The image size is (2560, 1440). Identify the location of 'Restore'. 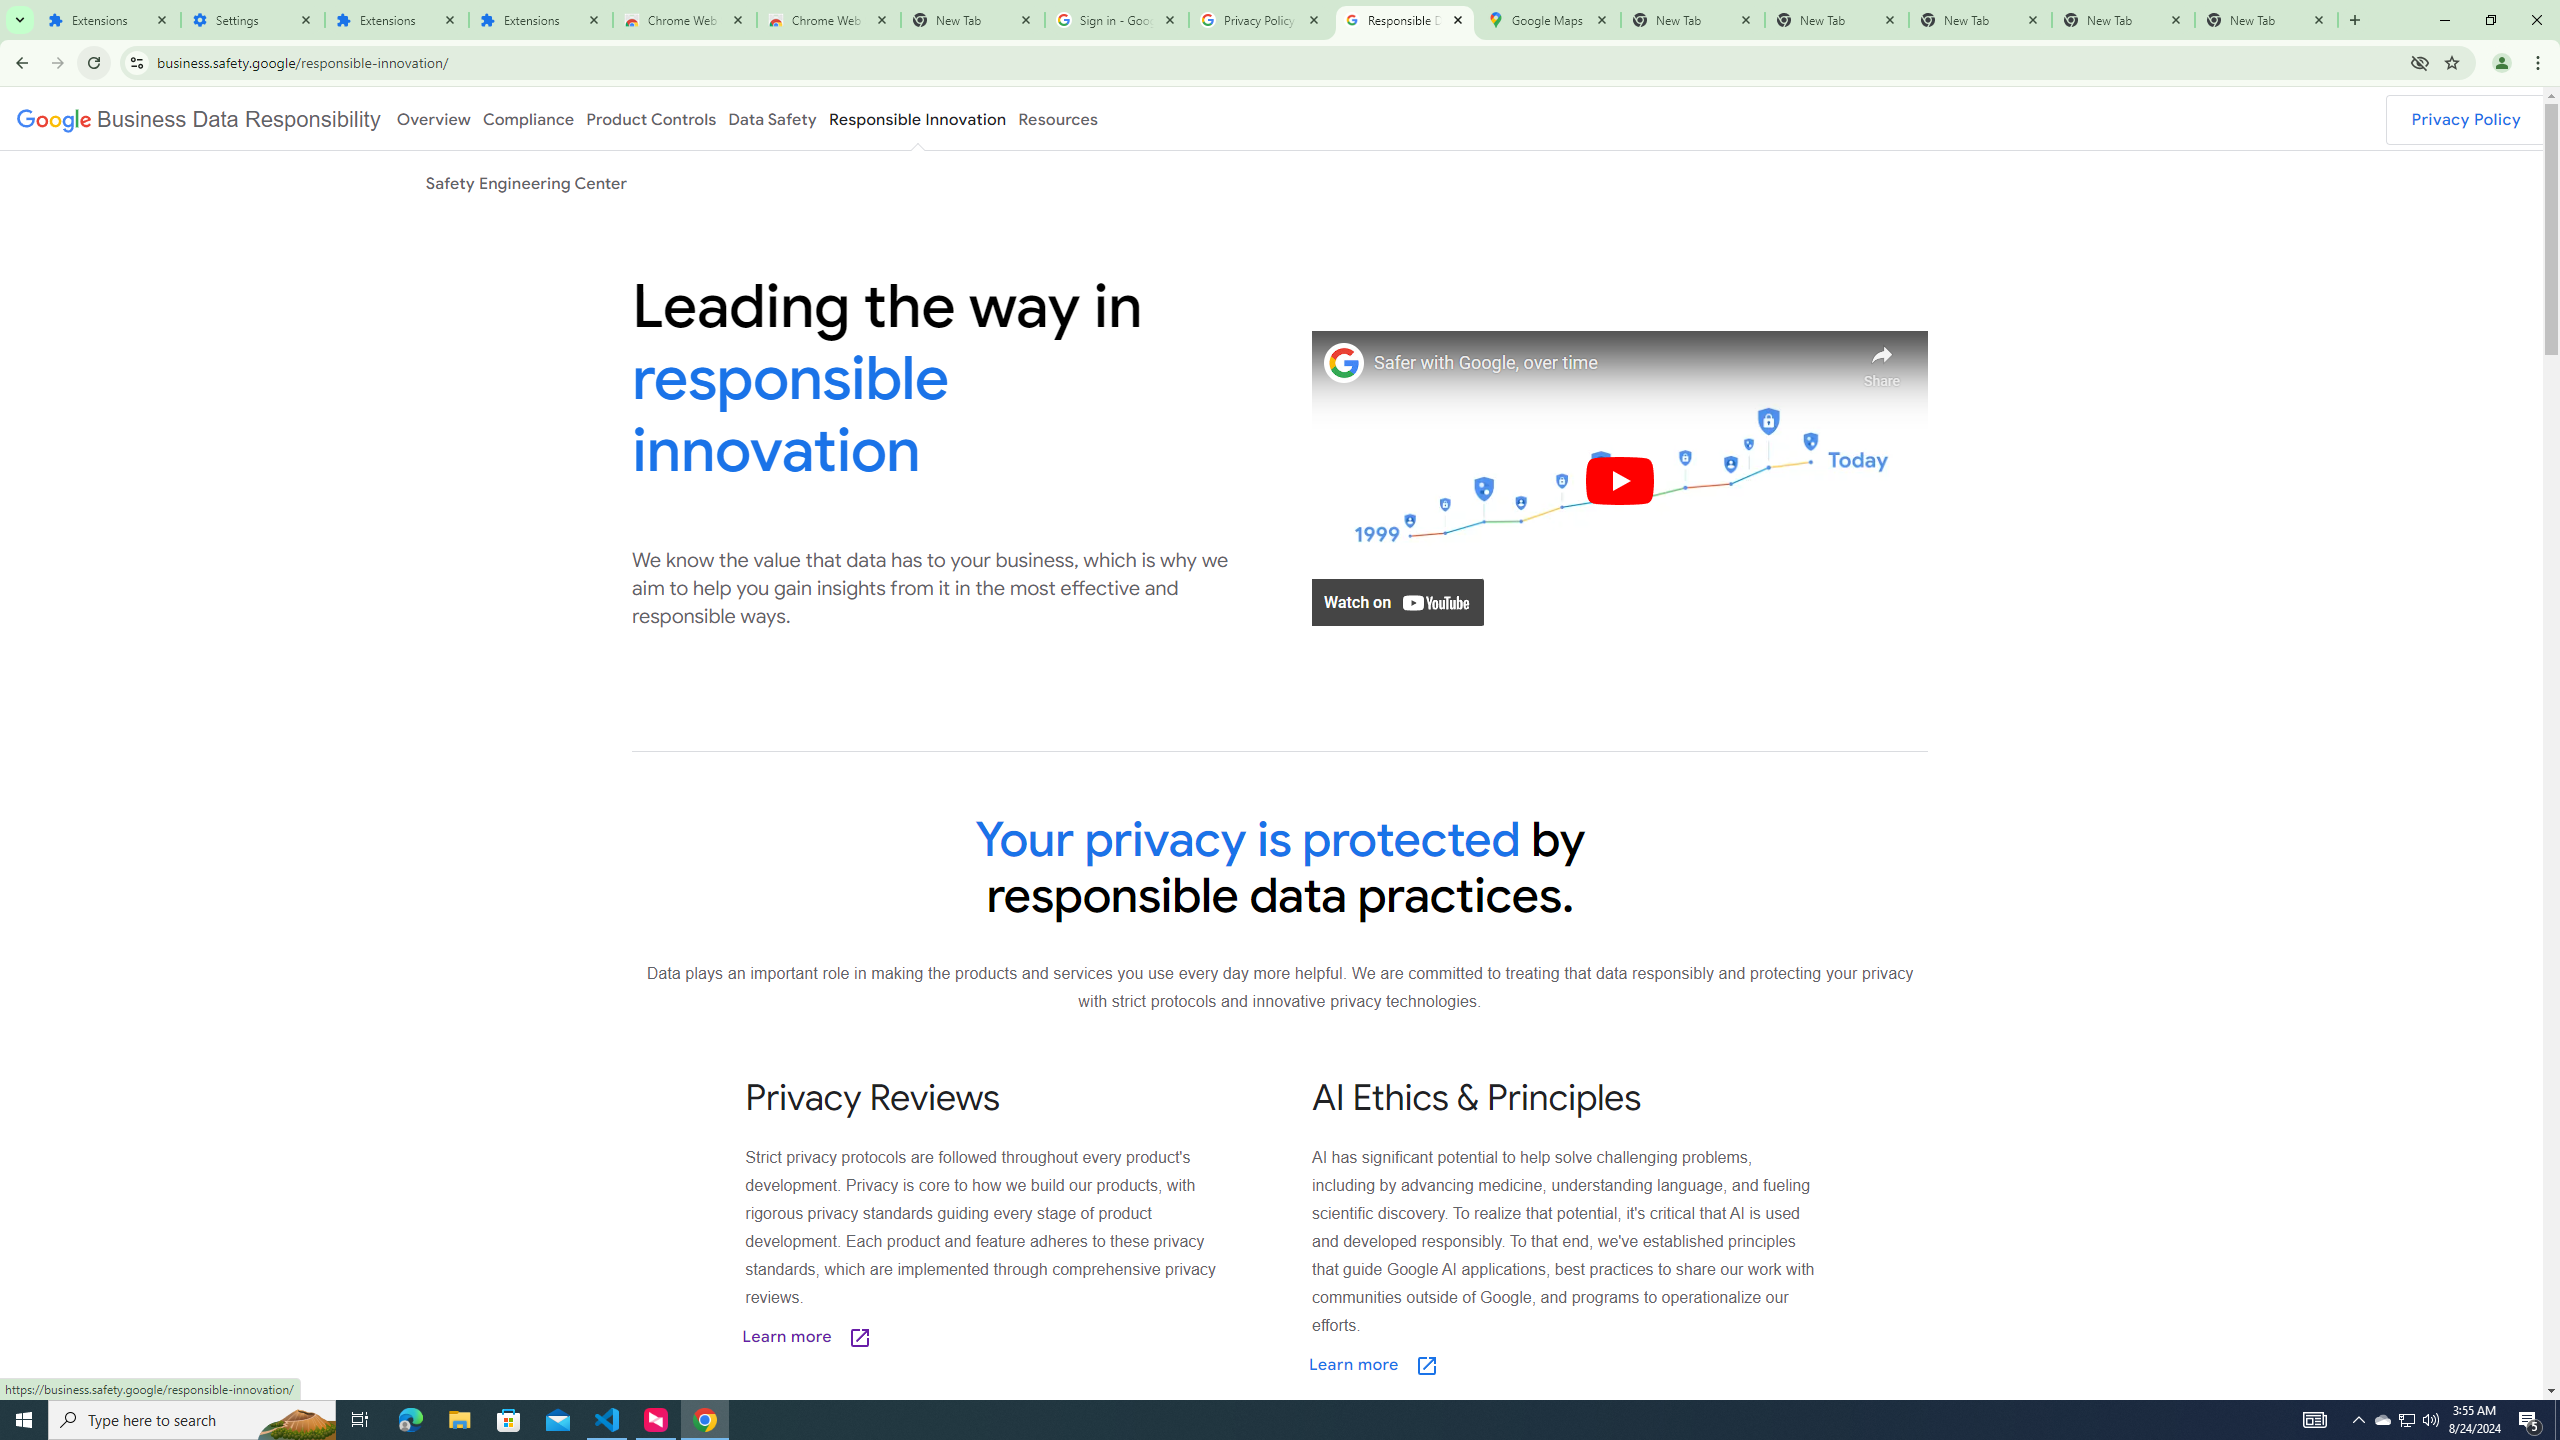
(2490, 19).